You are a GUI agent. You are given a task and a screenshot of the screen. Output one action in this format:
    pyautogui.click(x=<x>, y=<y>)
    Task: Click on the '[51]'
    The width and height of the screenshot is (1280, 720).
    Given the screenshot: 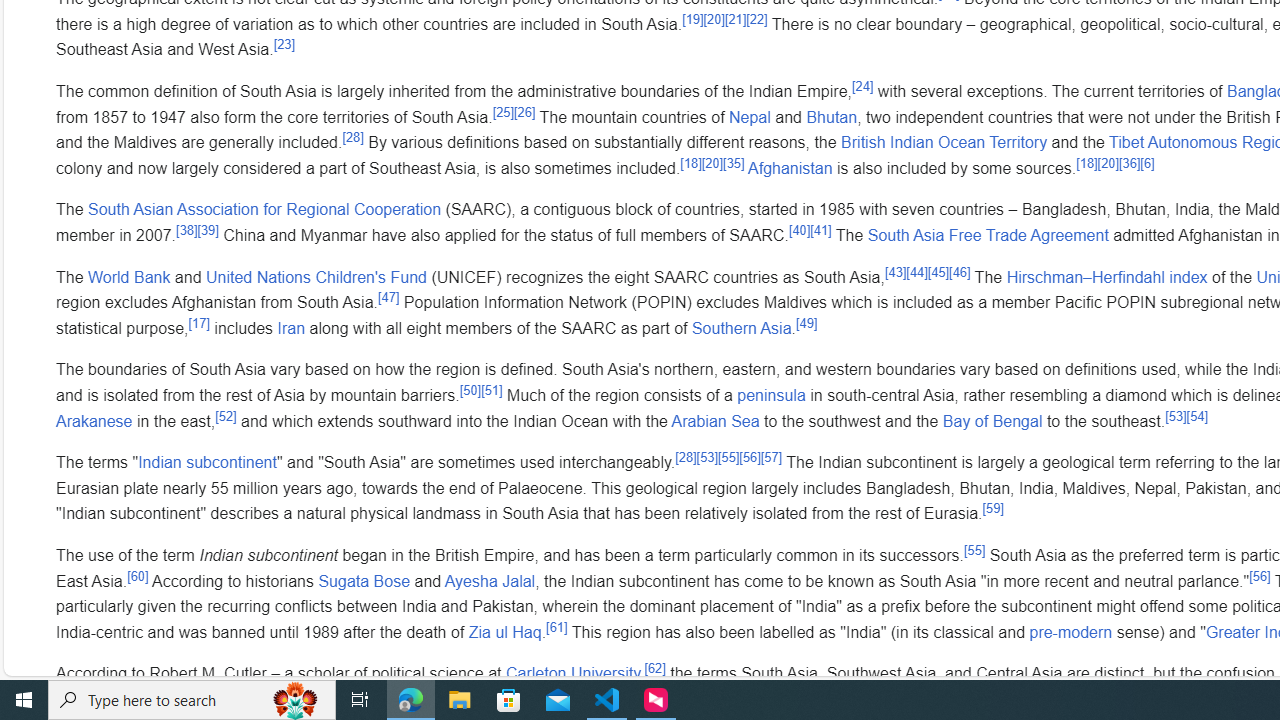 What is the action you would take?
    pyautogui.click(x=492, y=390)
    